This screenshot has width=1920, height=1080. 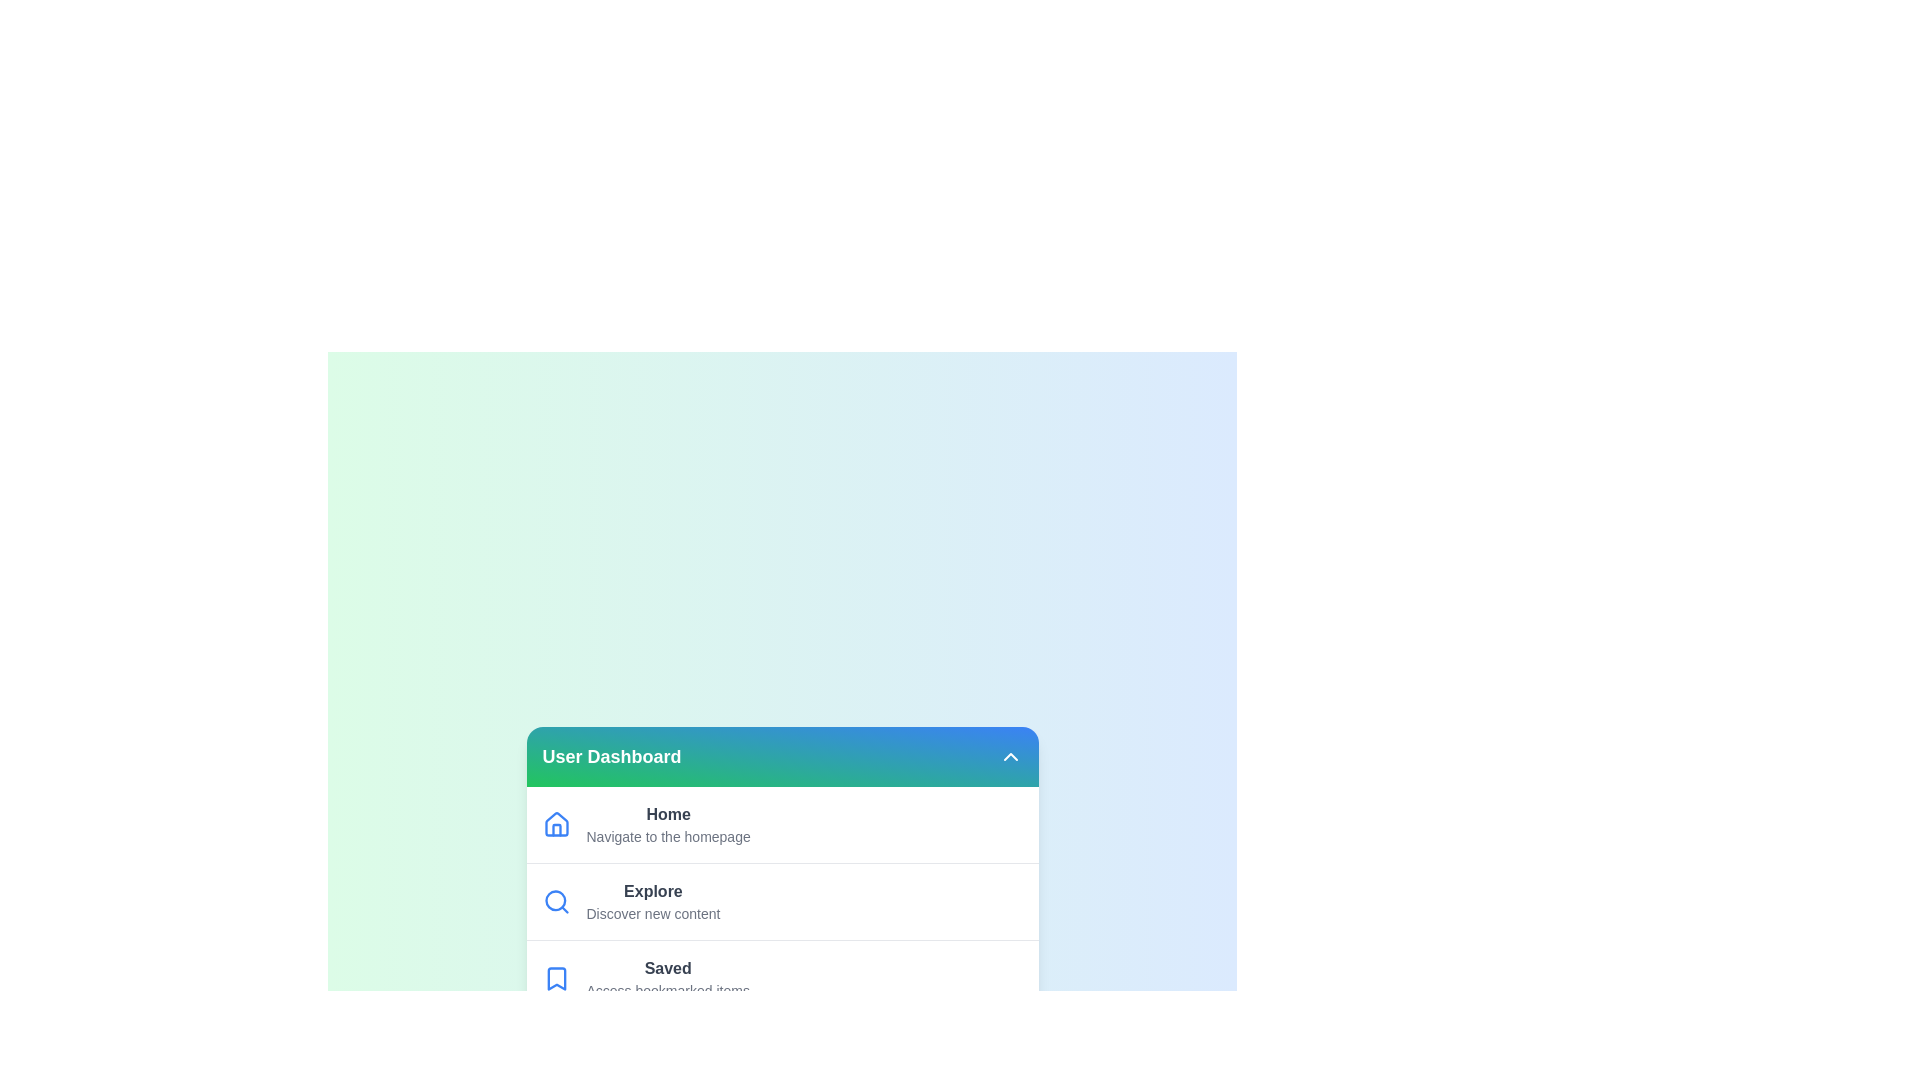 I want to click on the menu item Home to reveal its hover effect, so click(x=781, y=825).